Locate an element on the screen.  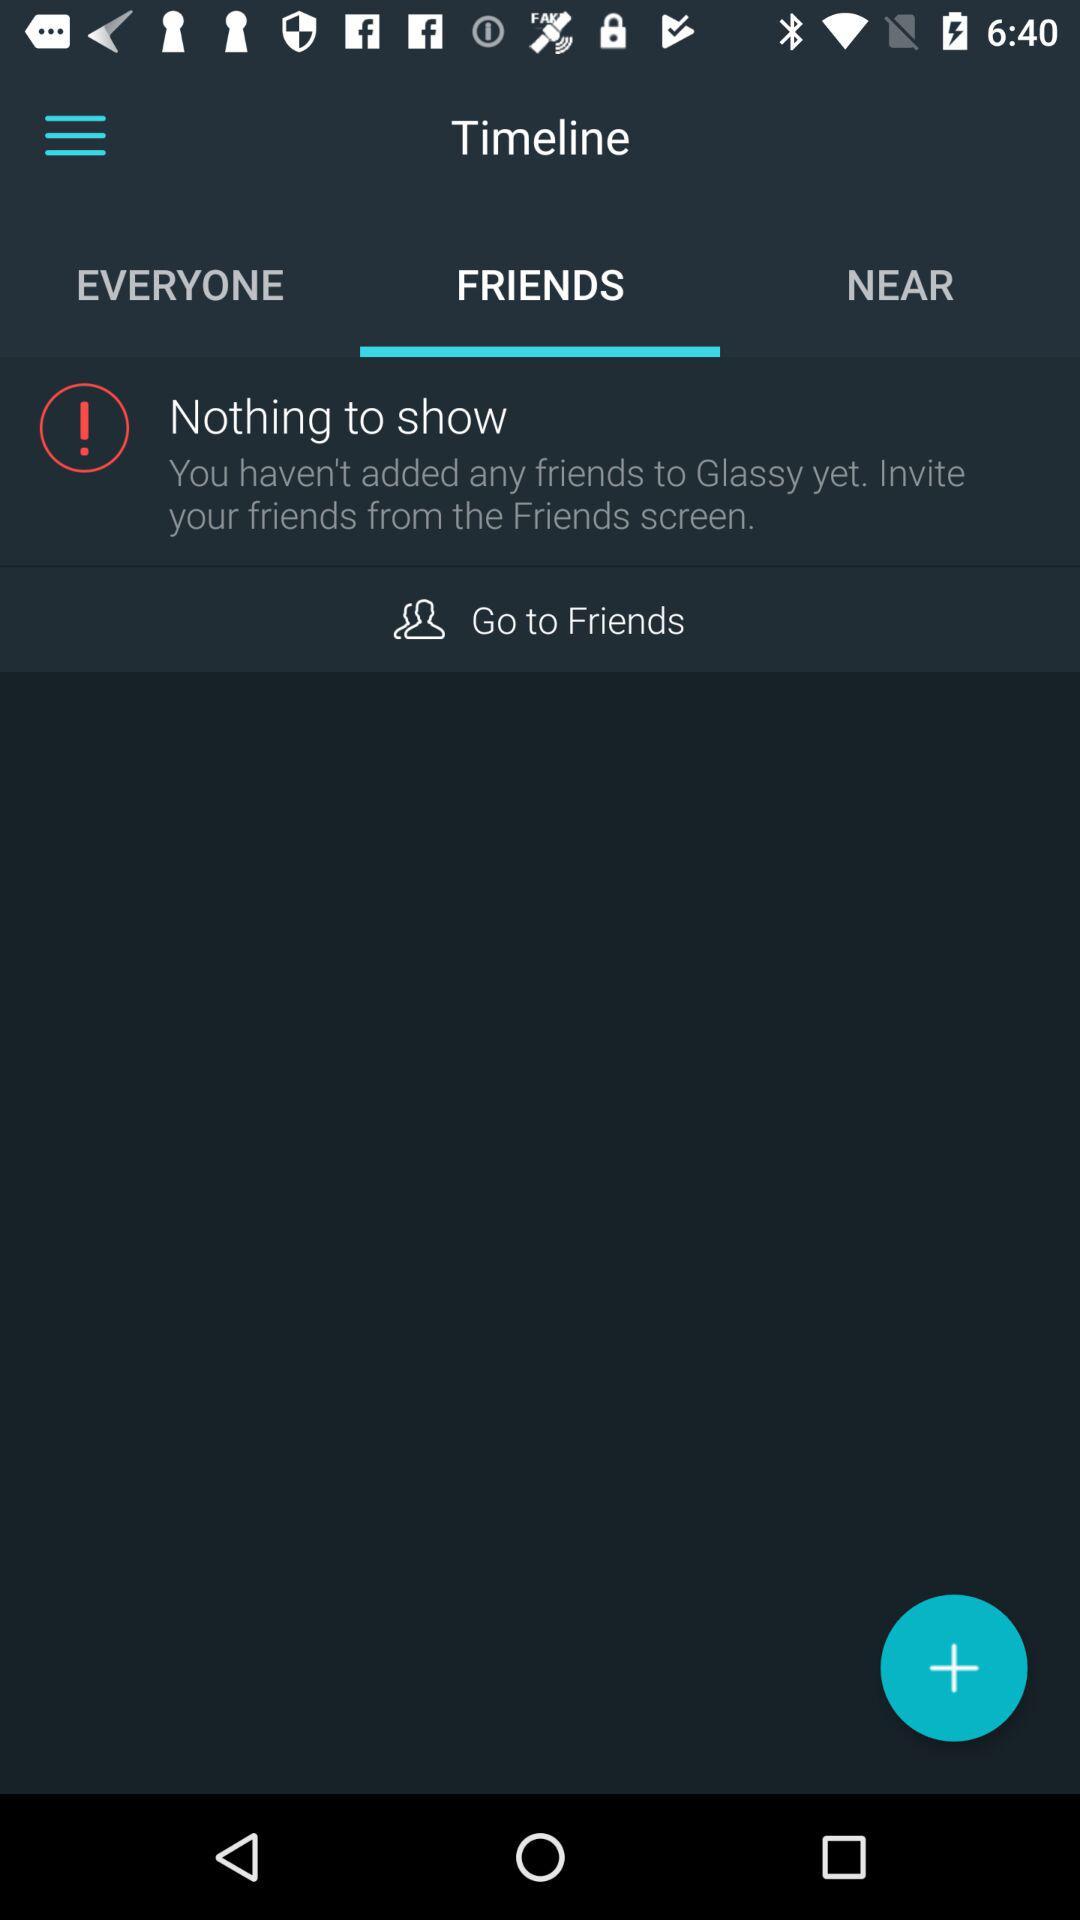
friends is located at coordinates (418, 618).